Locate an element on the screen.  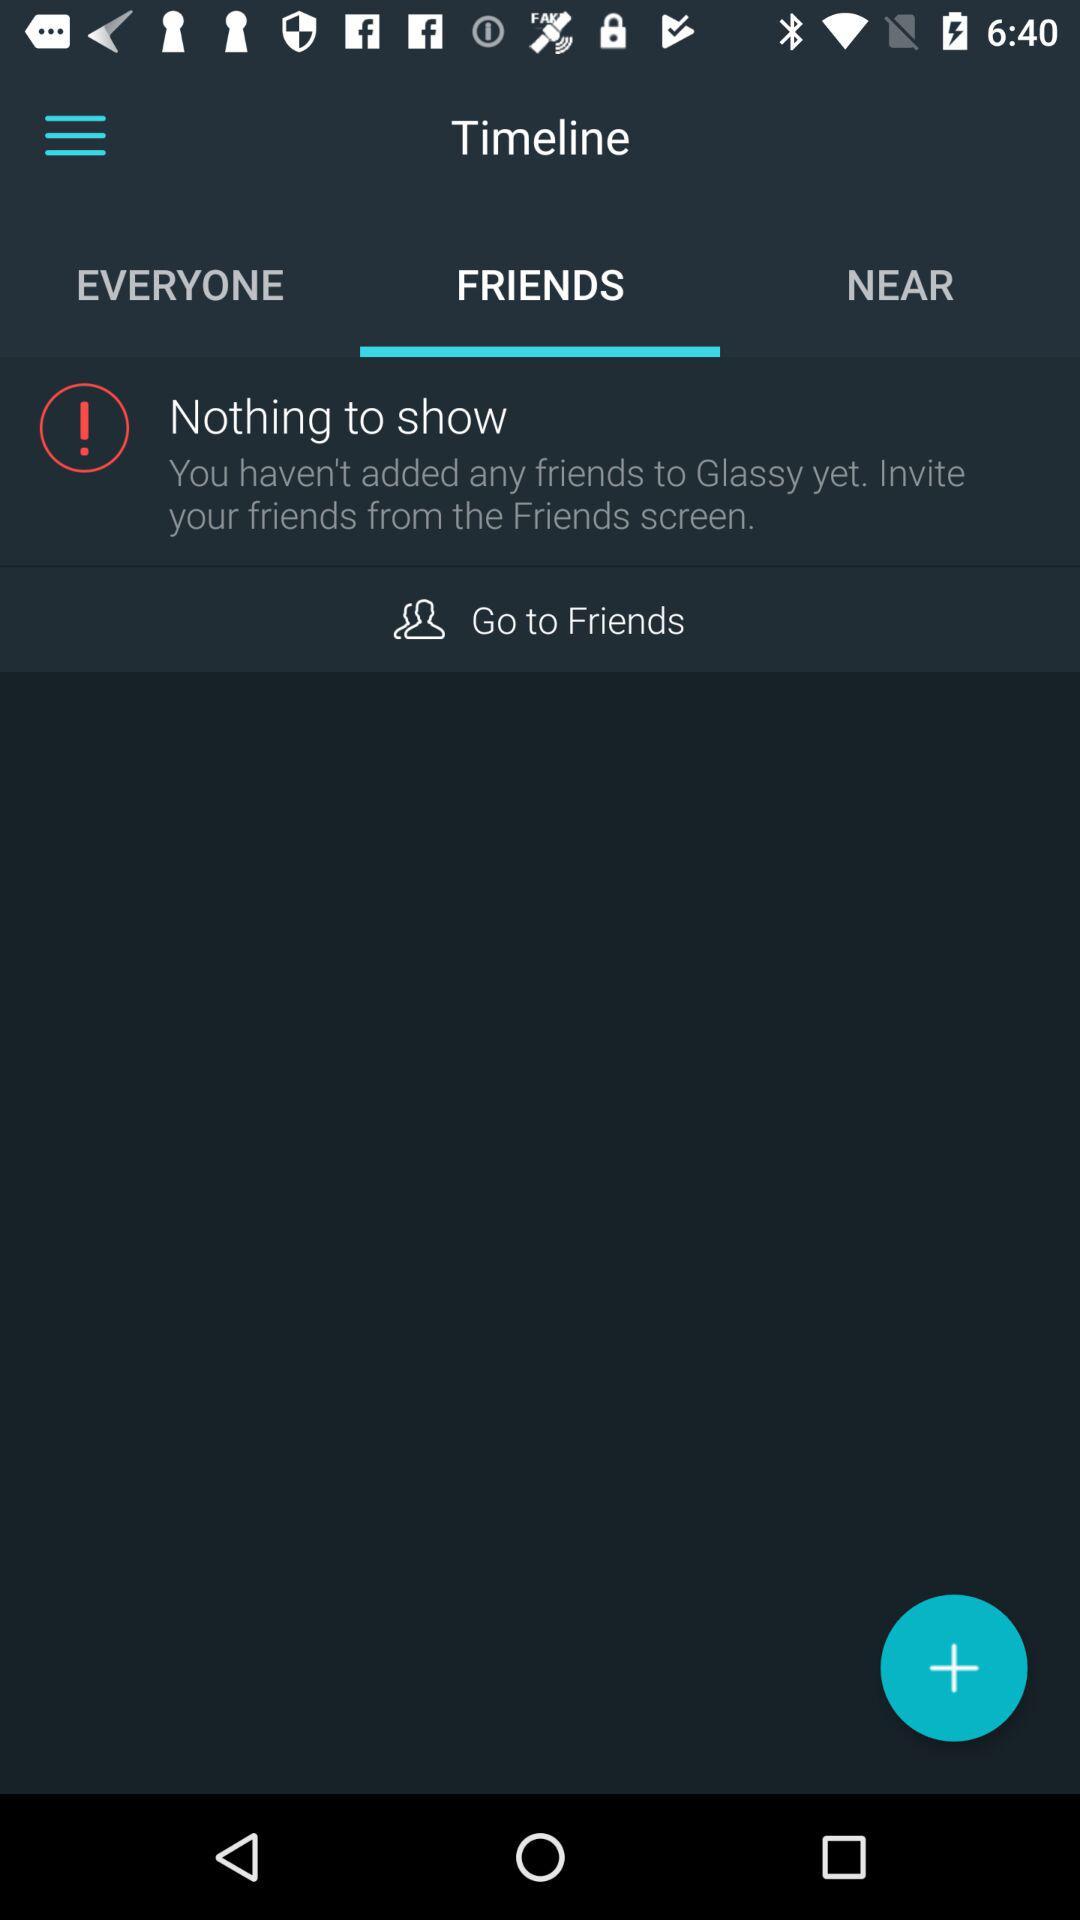
friends is located at coordinates (418, 618).